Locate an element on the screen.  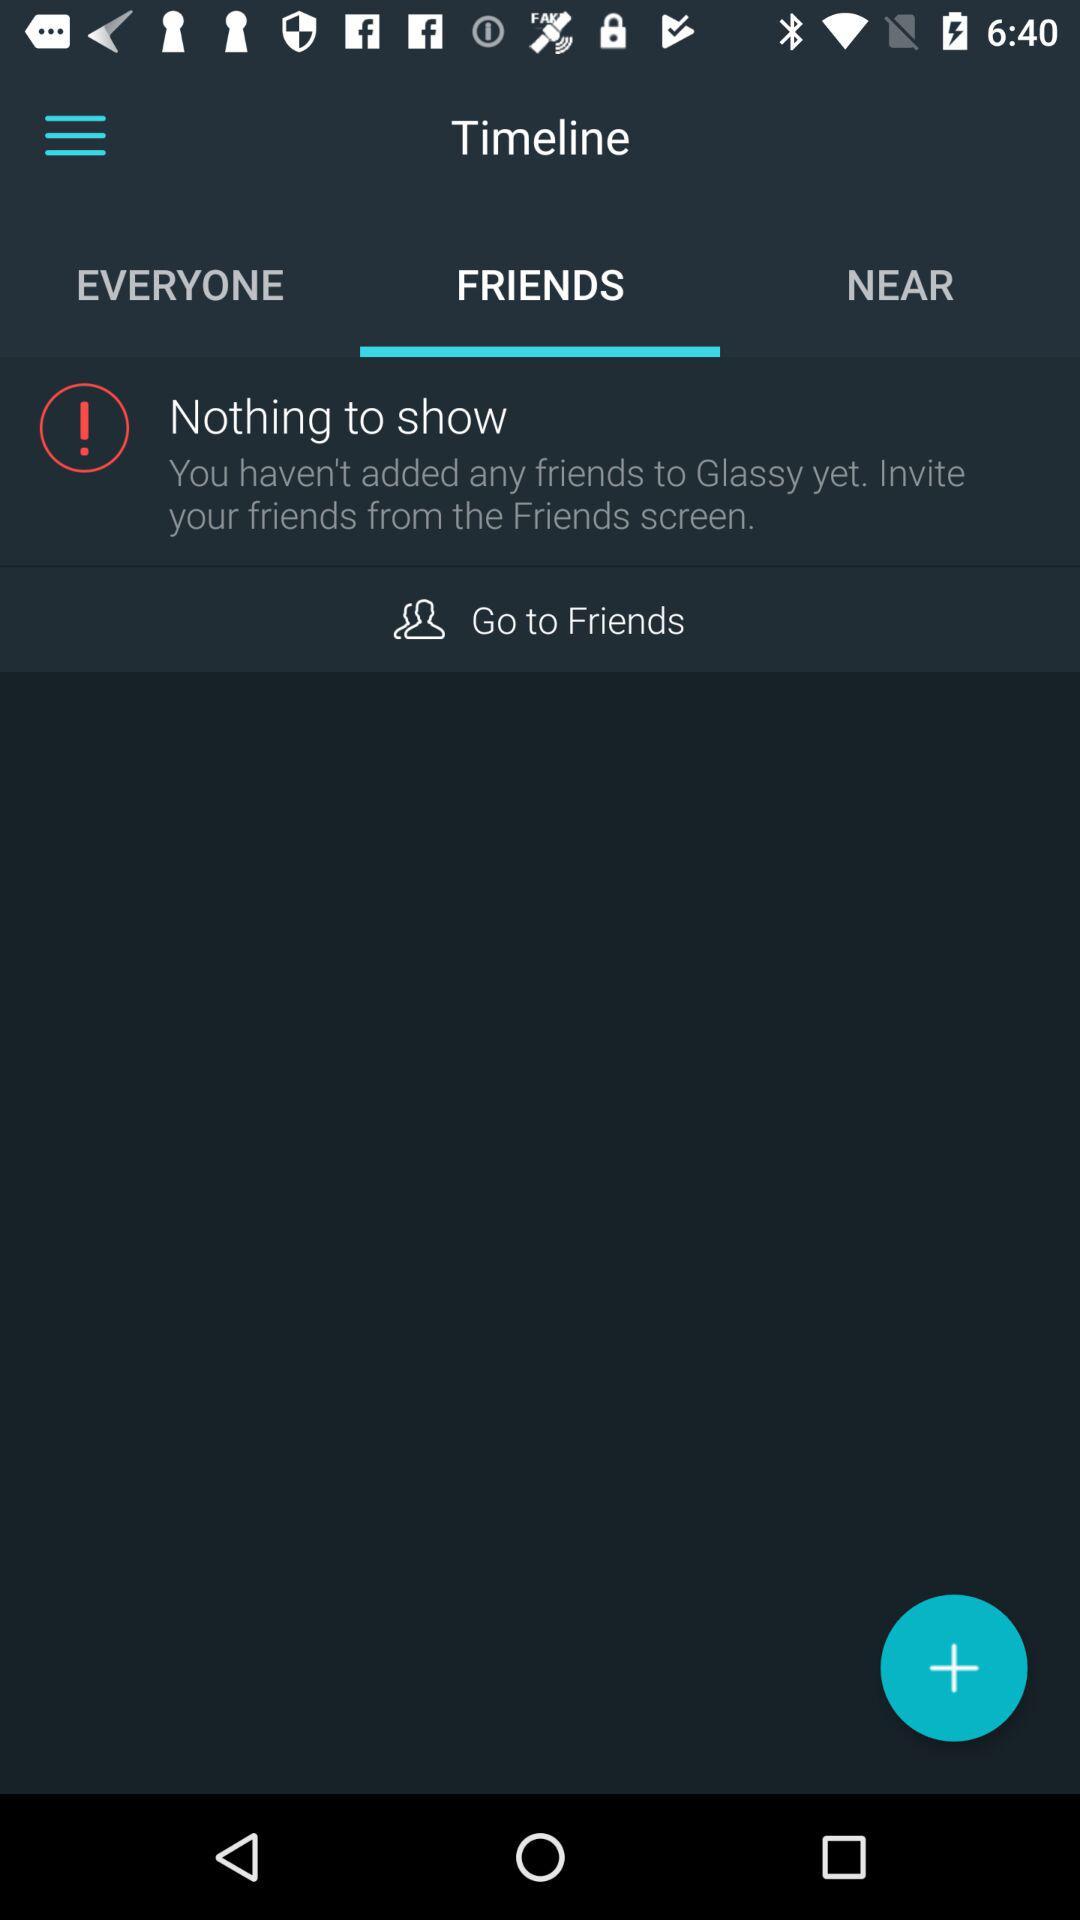
friends is located at coordinates (418, 618).